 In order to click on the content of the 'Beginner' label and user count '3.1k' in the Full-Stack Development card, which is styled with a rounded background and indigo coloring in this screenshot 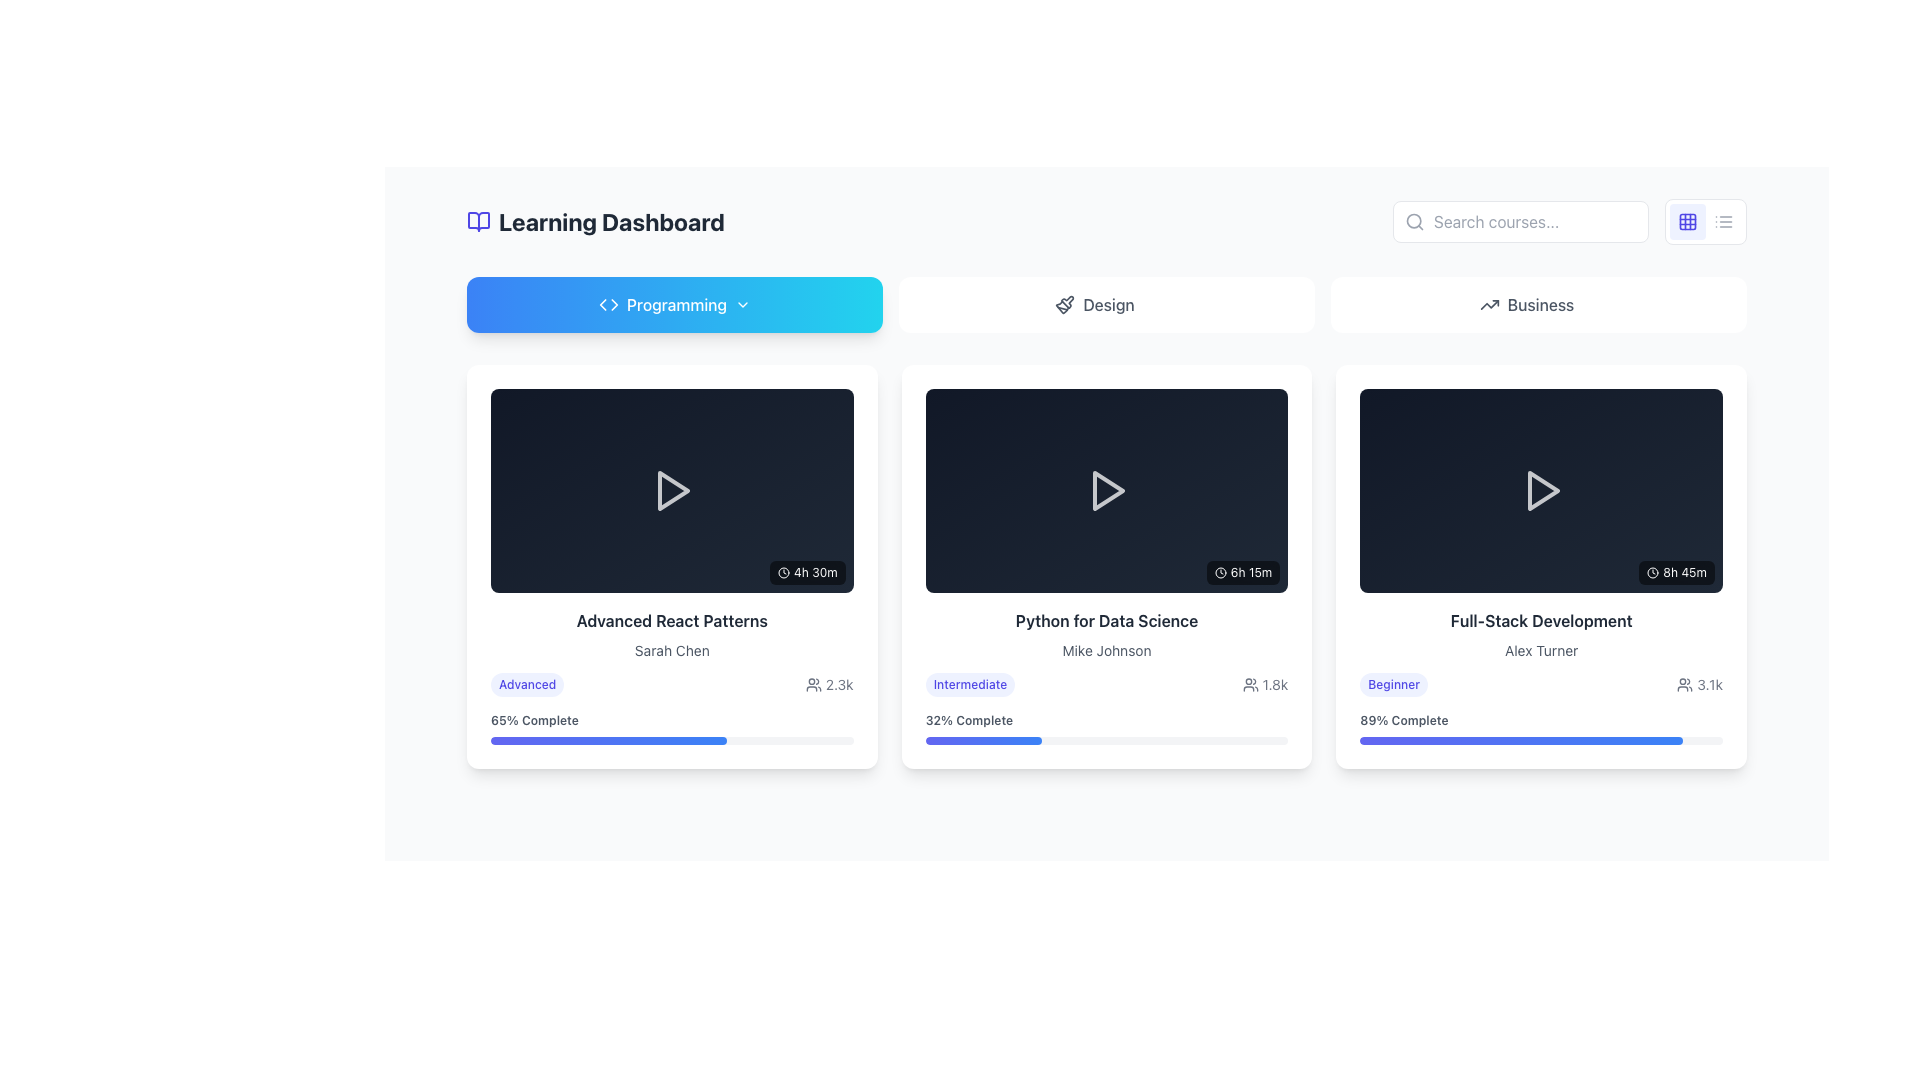, I will do `click(1540, 683)`.